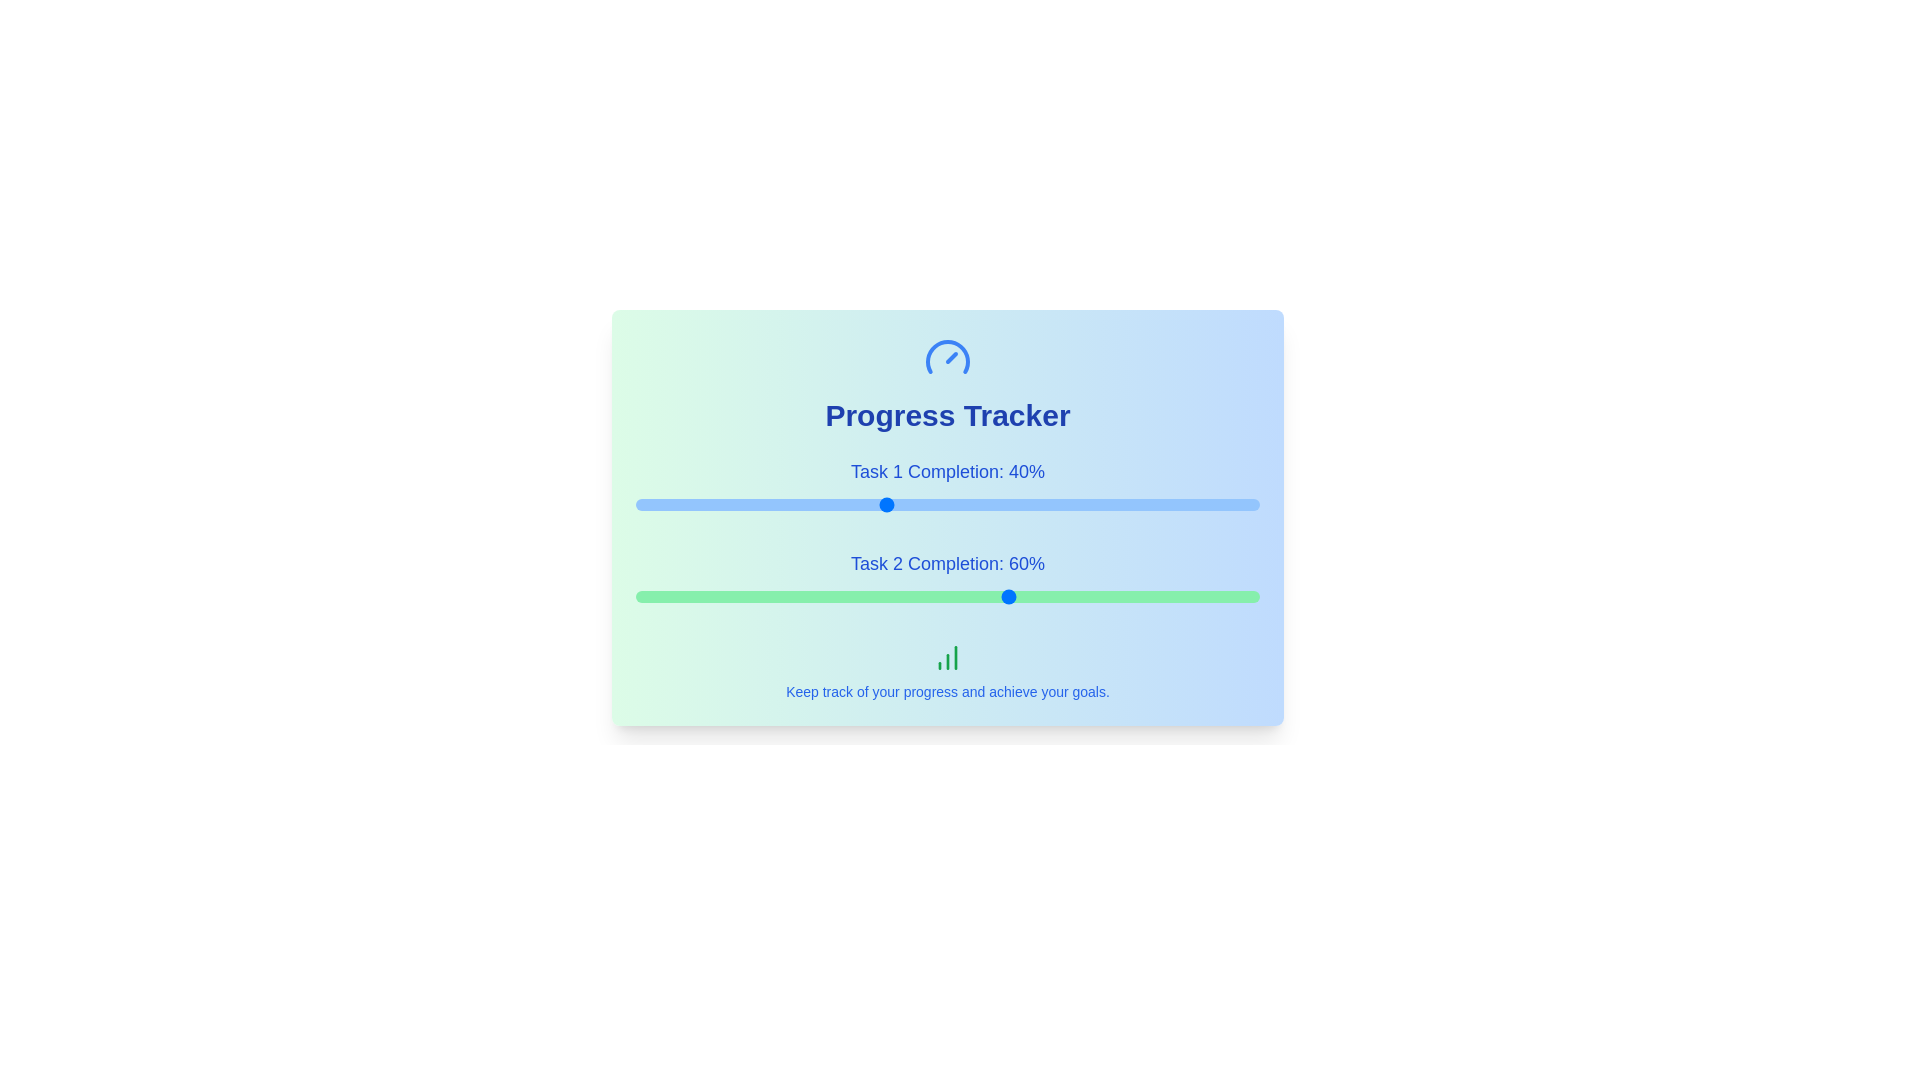  Describe the element at coordinates (947, 488) in the screenshot. I see `the Text label indicating the progress percentage for 'Task 1', located above the blue progress bar` at that location.